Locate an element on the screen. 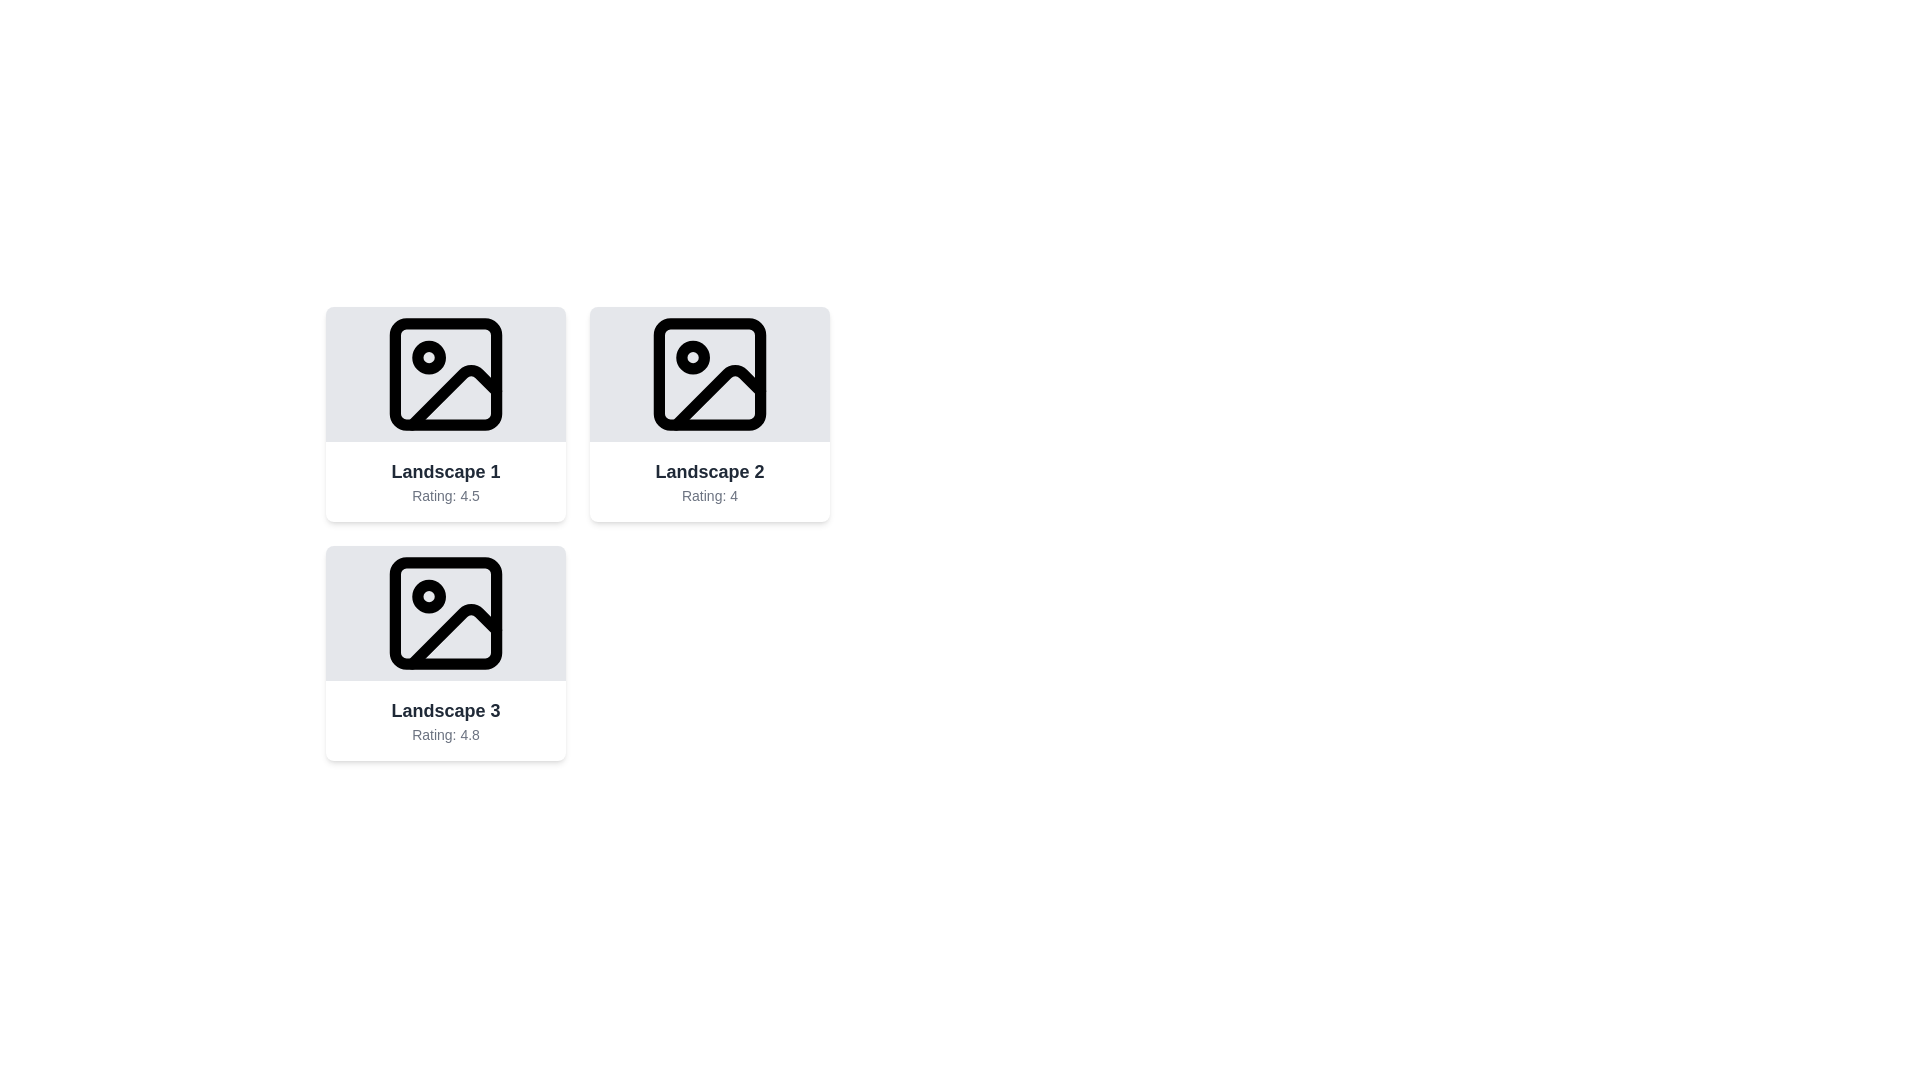  the Text block that provides title and rating information for the card in the second column of the first row of the grid is located at coordinates (710, 482).